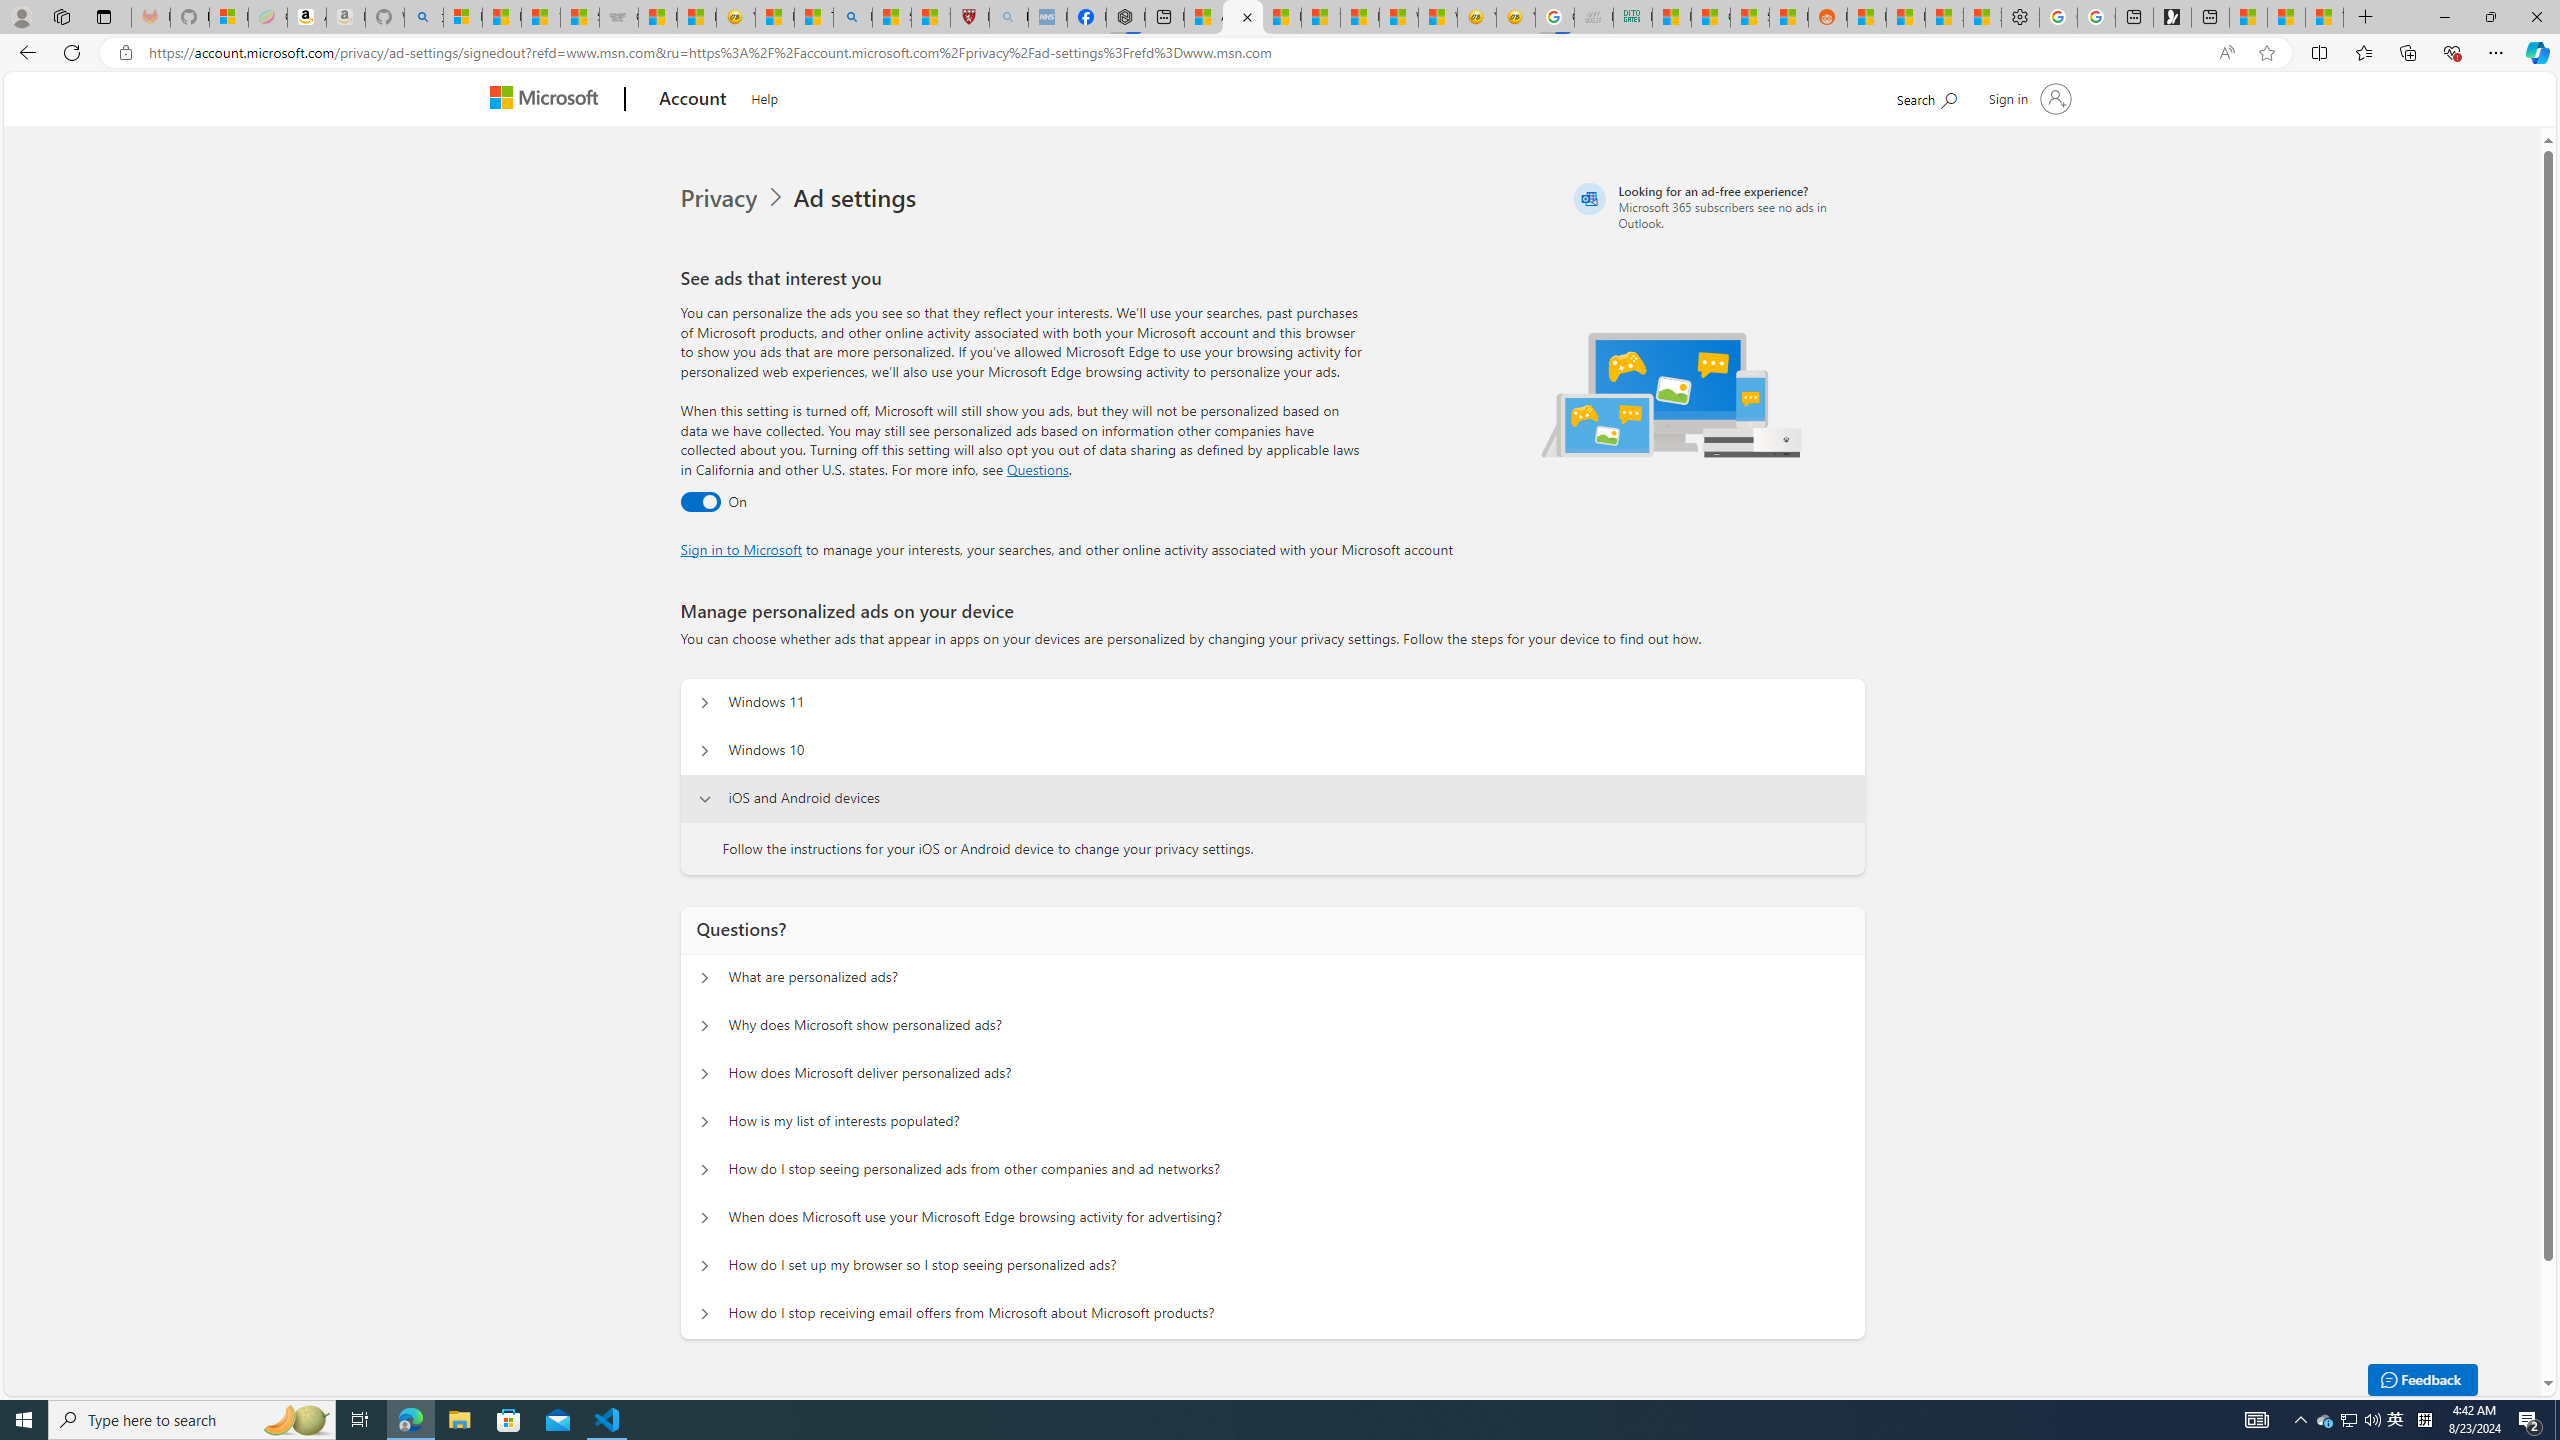 This screenshot has height=1440, width=2560. I want to click on 'View site information', so click(125, 53).